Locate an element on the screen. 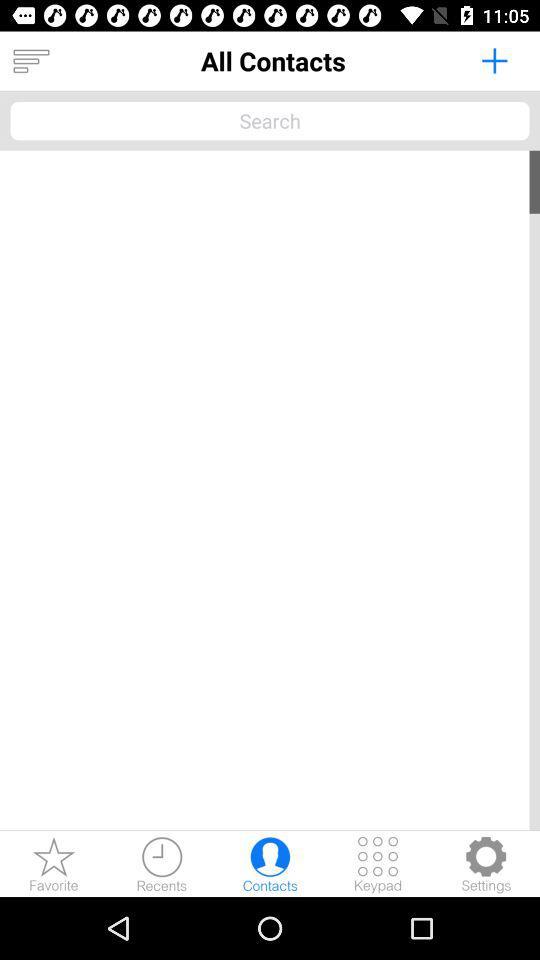 This screenshot has width=540, height=960. the add icon is located at coordinates (493, 59).